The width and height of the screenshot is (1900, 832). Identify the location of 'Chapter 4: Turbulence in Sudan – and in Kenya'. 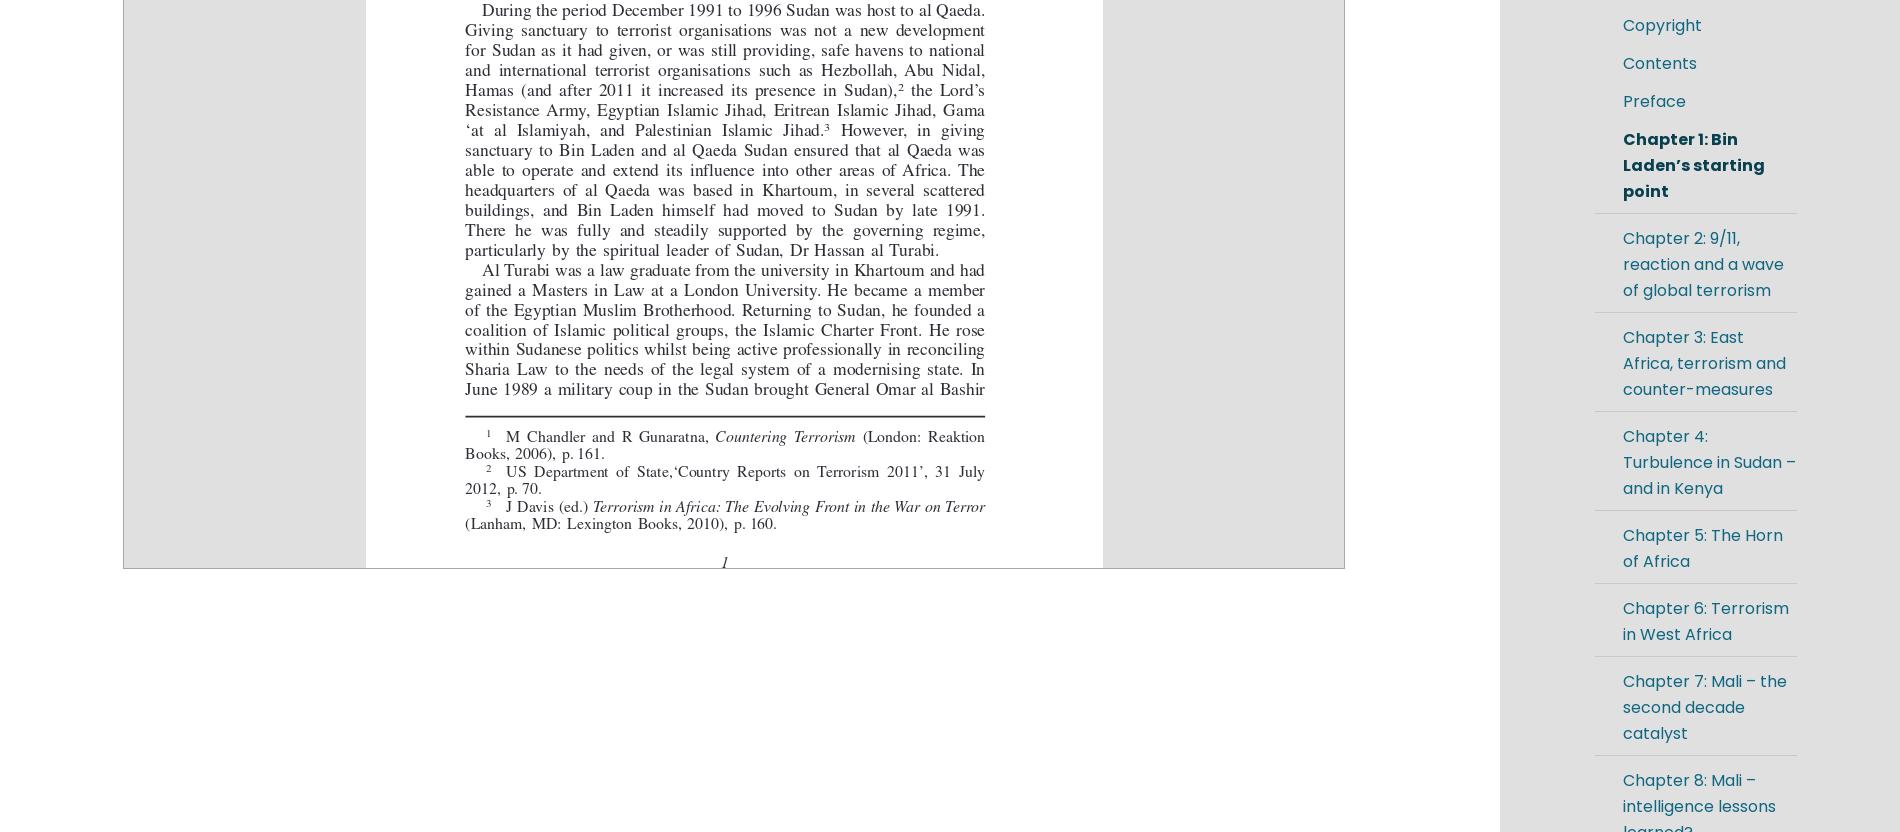
(1707, 462).